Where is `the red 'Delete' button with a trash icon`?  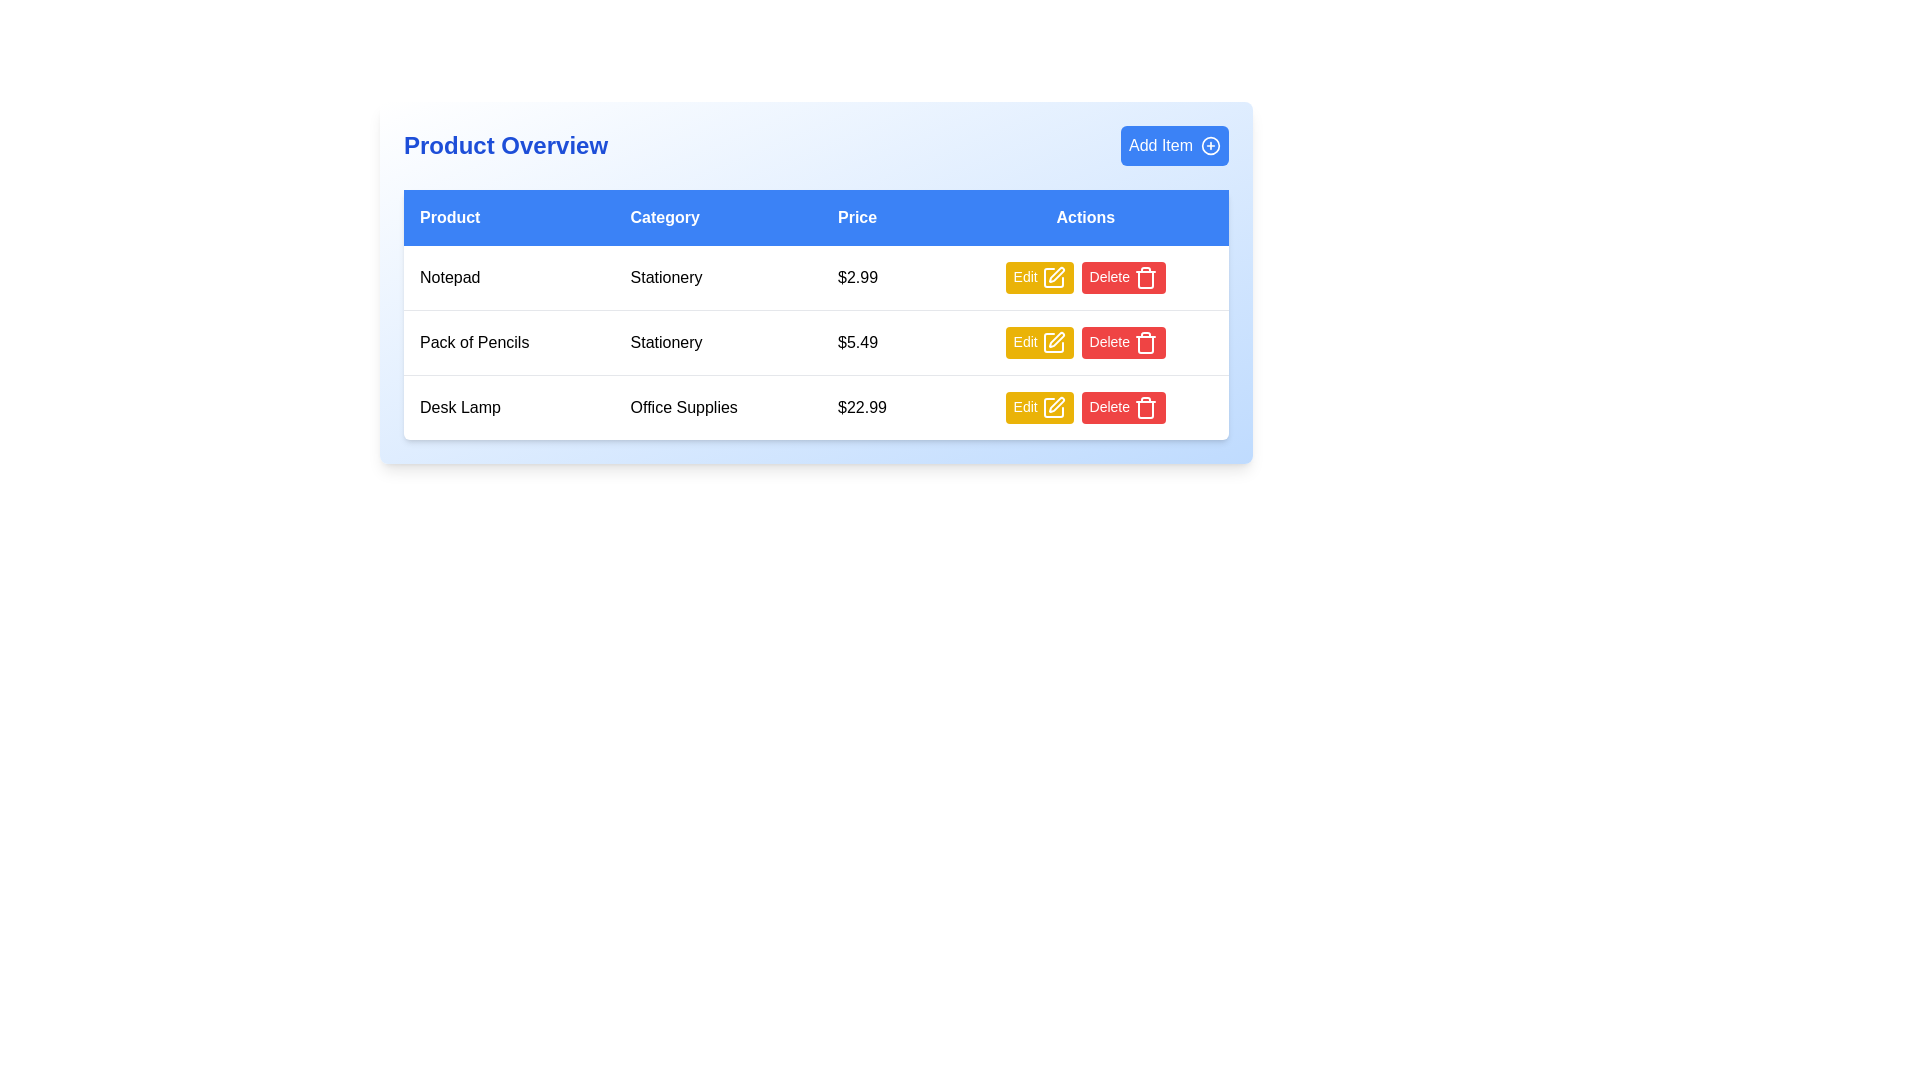 the red 'Delete' button with a trash icon is located at coordinates (1123, 407).